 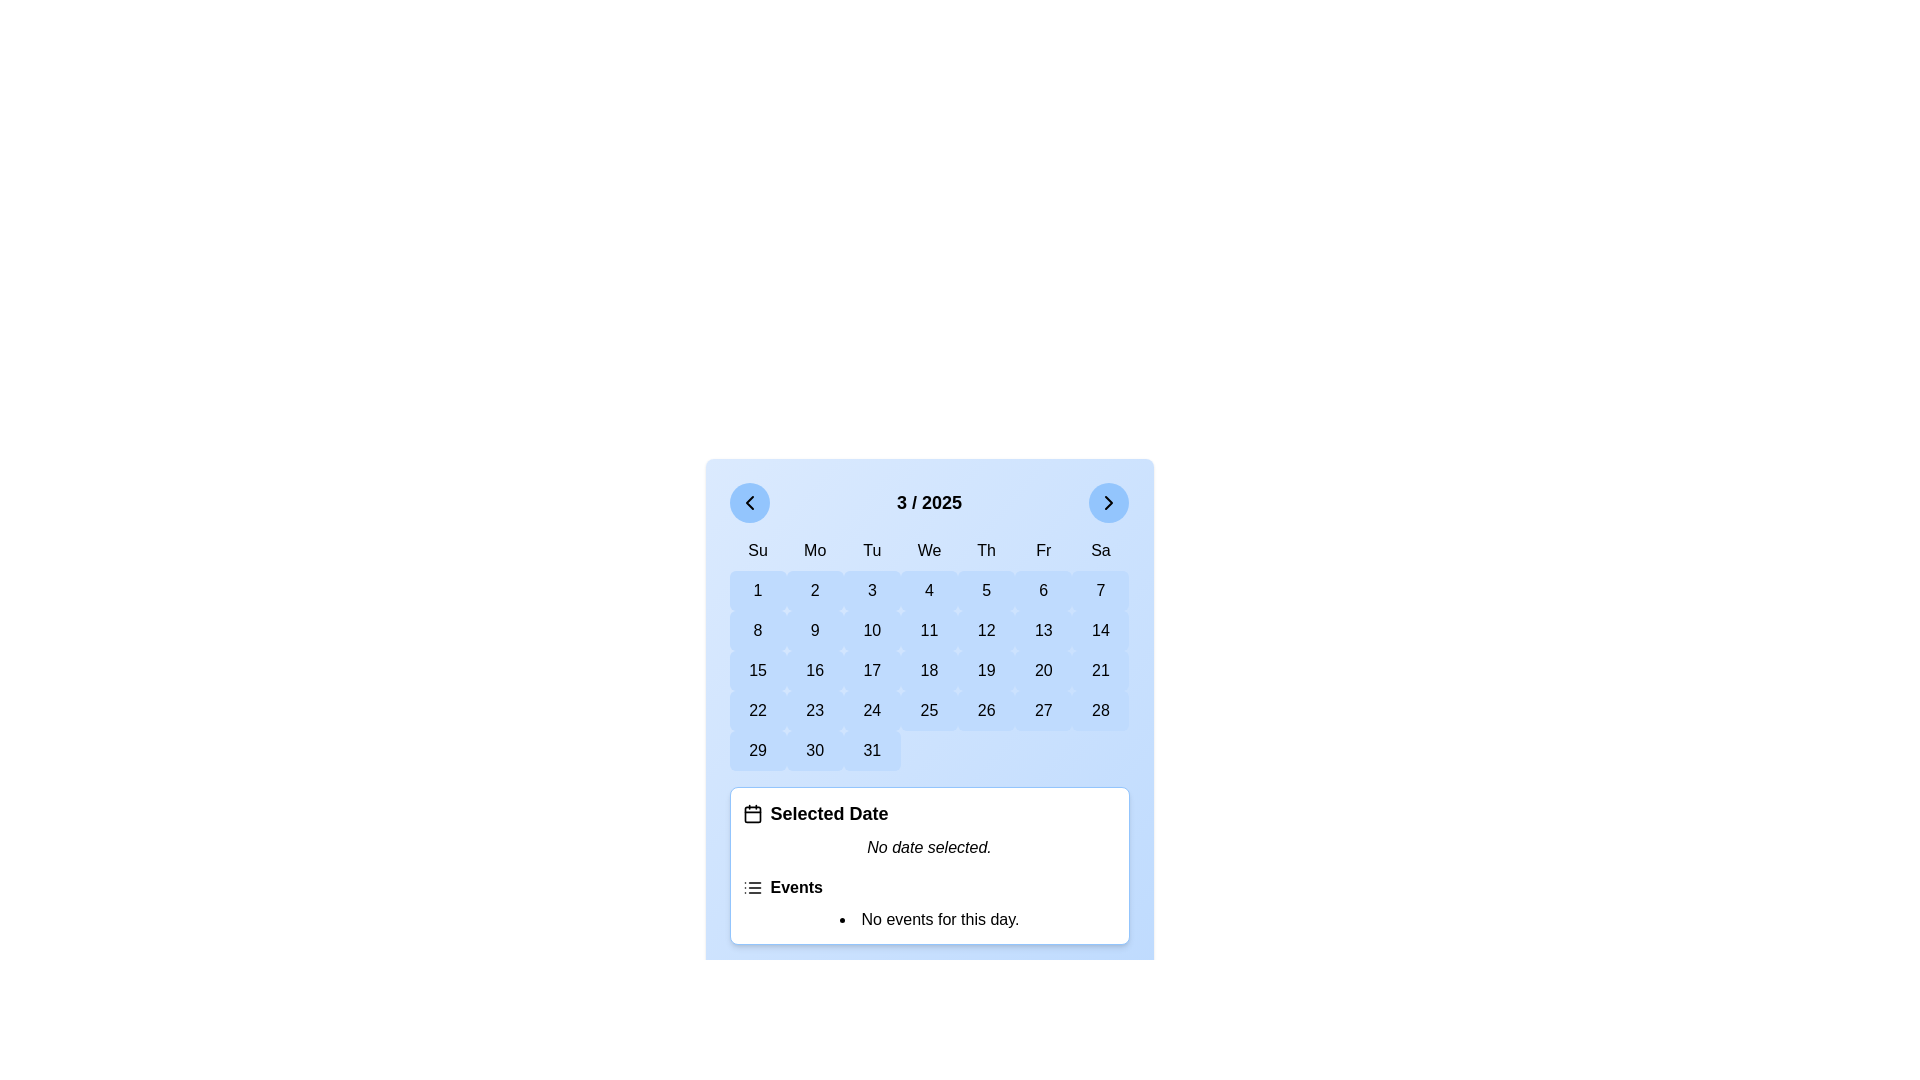 I want to click on the rounded rectangular button with the light blue background and bold black text '28' in the March 2025 calendar, so click(x=1099, y=709).